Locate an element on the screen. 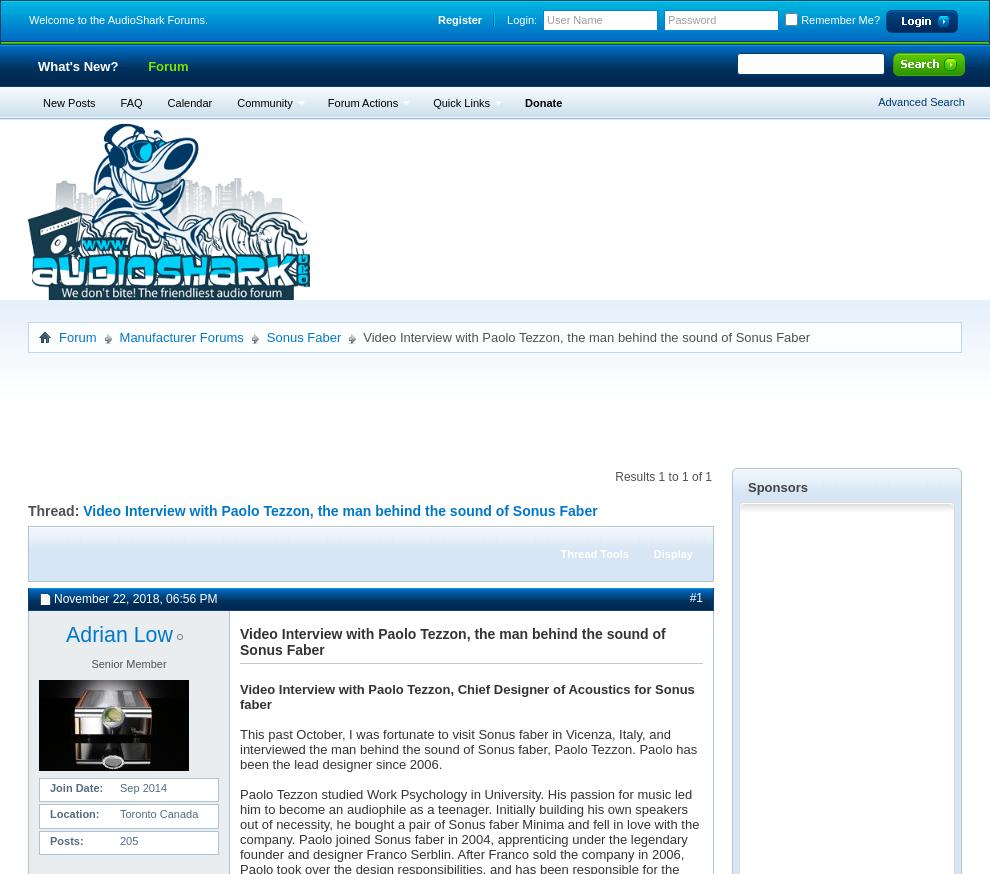 The width and height of the screenshot is (990, 874). 'Video Interview with Paolo Tezzon, Chief Designer of Acoustics for Sonus faber' is located at coordinates (466, 697).